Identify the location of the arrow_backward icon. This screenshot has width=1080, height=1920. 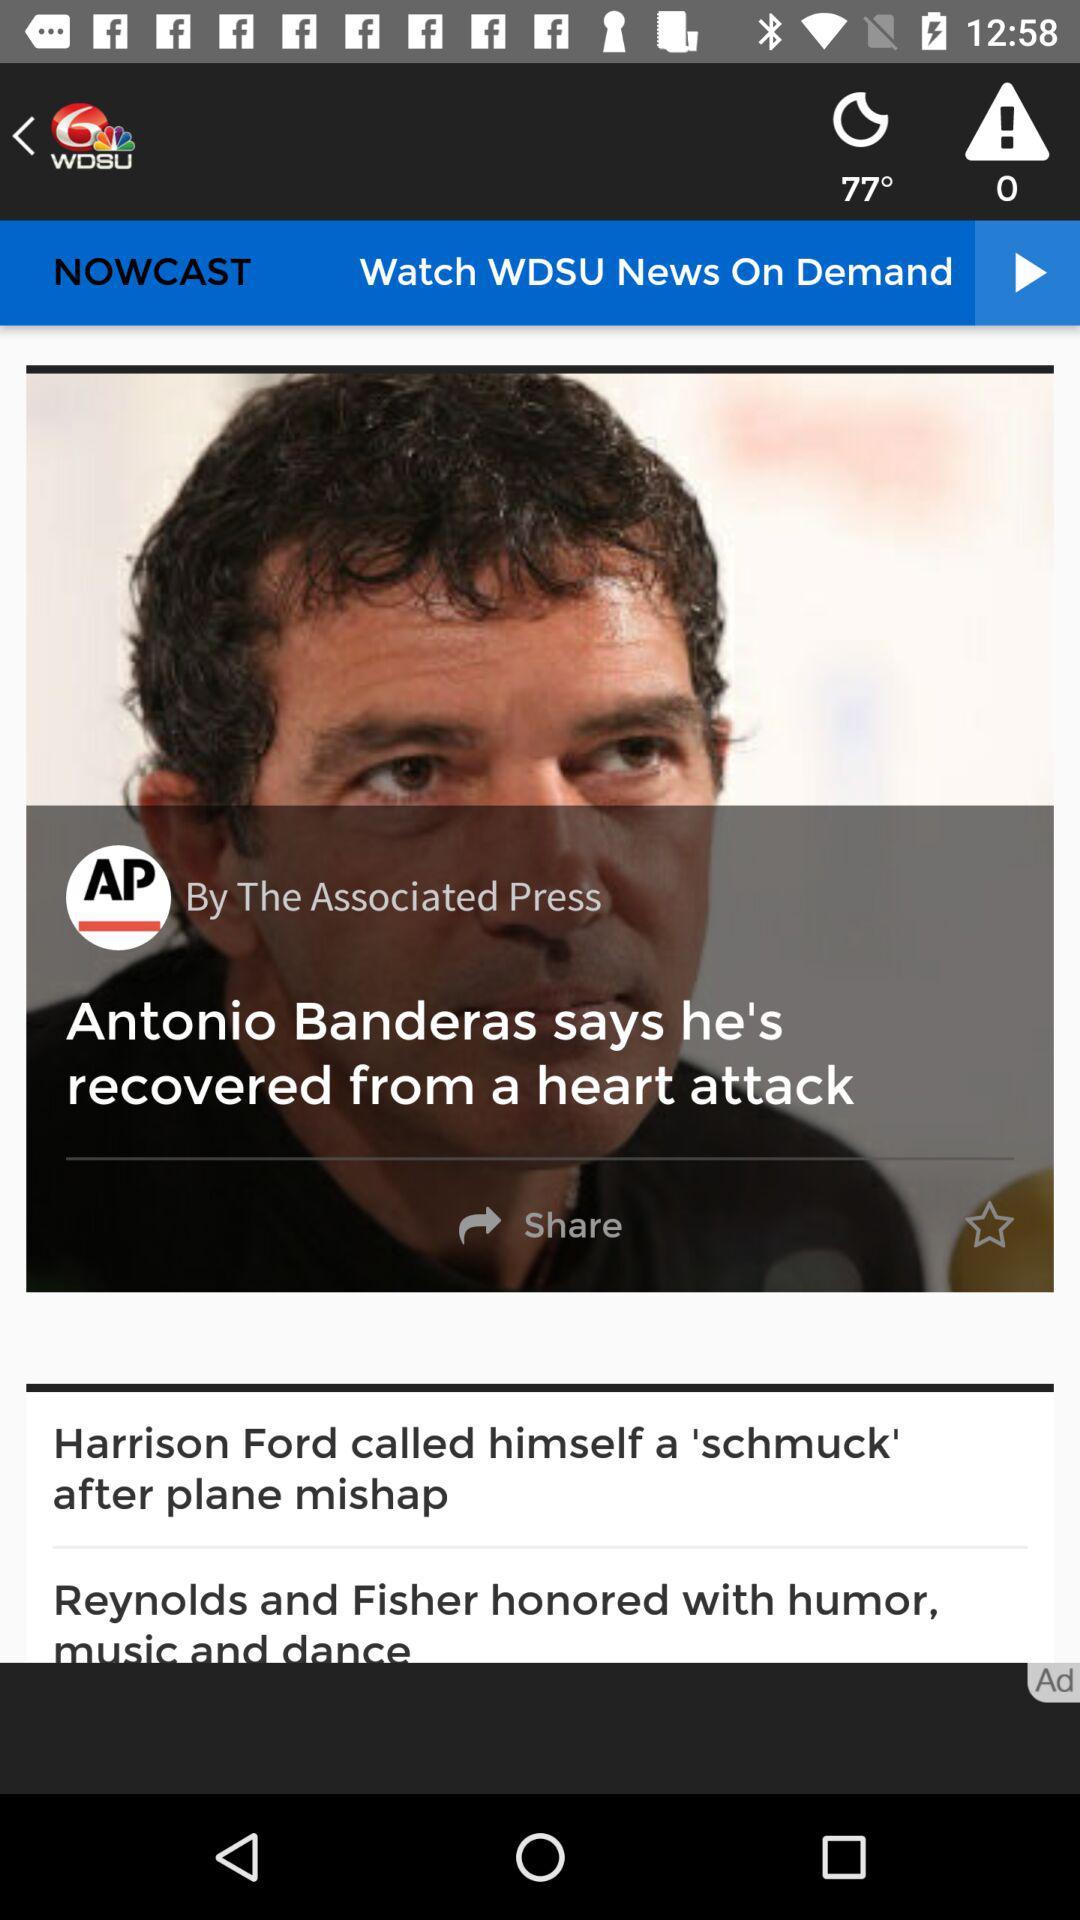
(72, 135).